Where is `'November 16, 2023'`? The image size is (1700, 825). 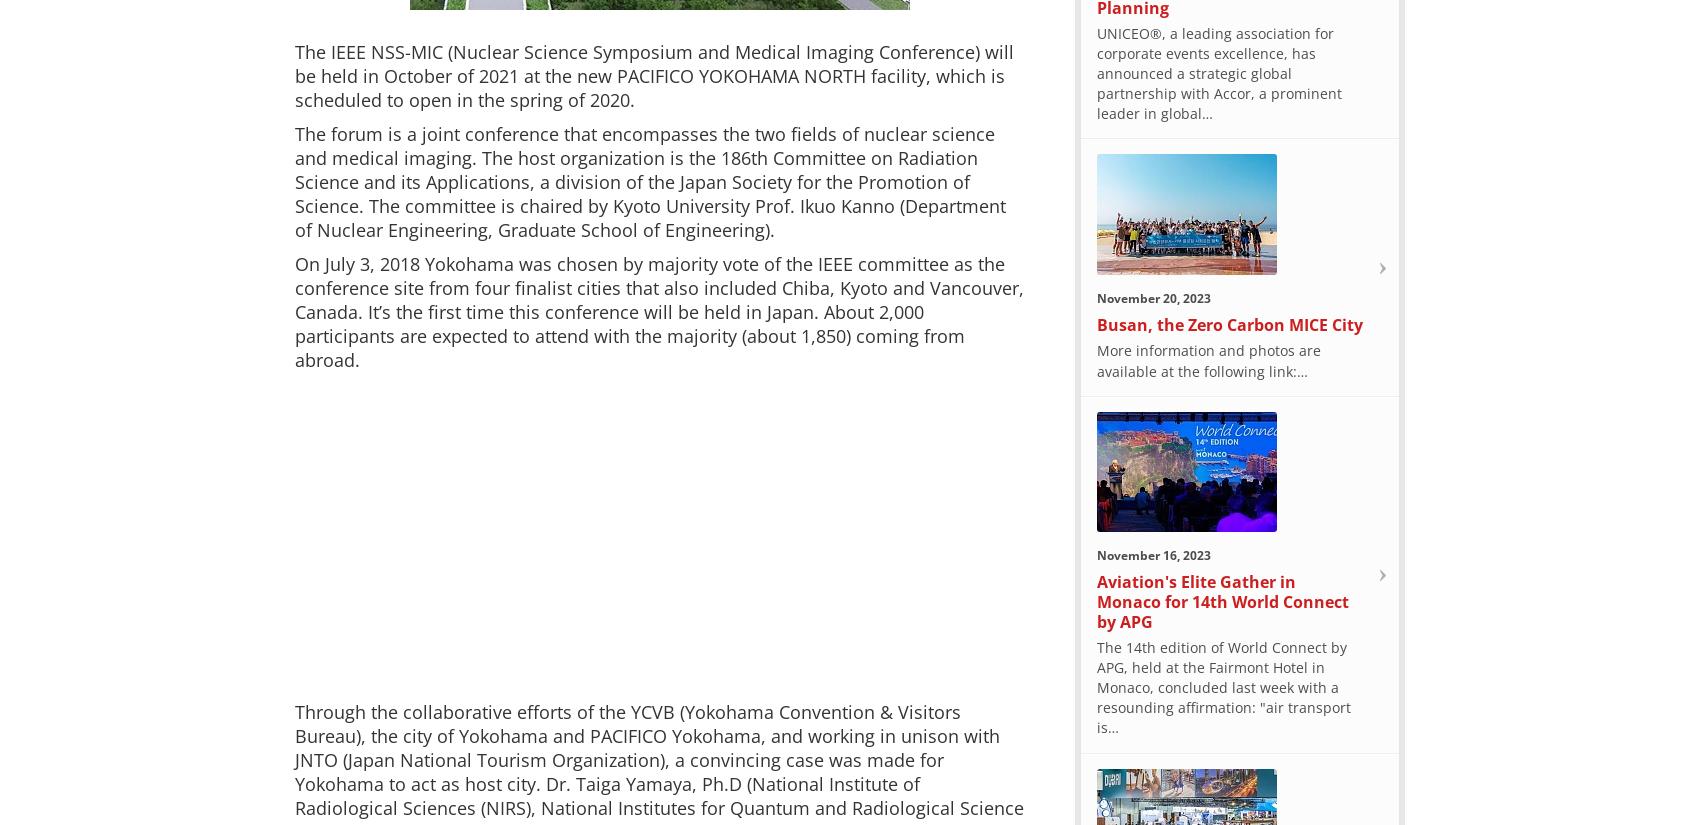
'November 16, 2023' is located at coordinates (1097, 554).